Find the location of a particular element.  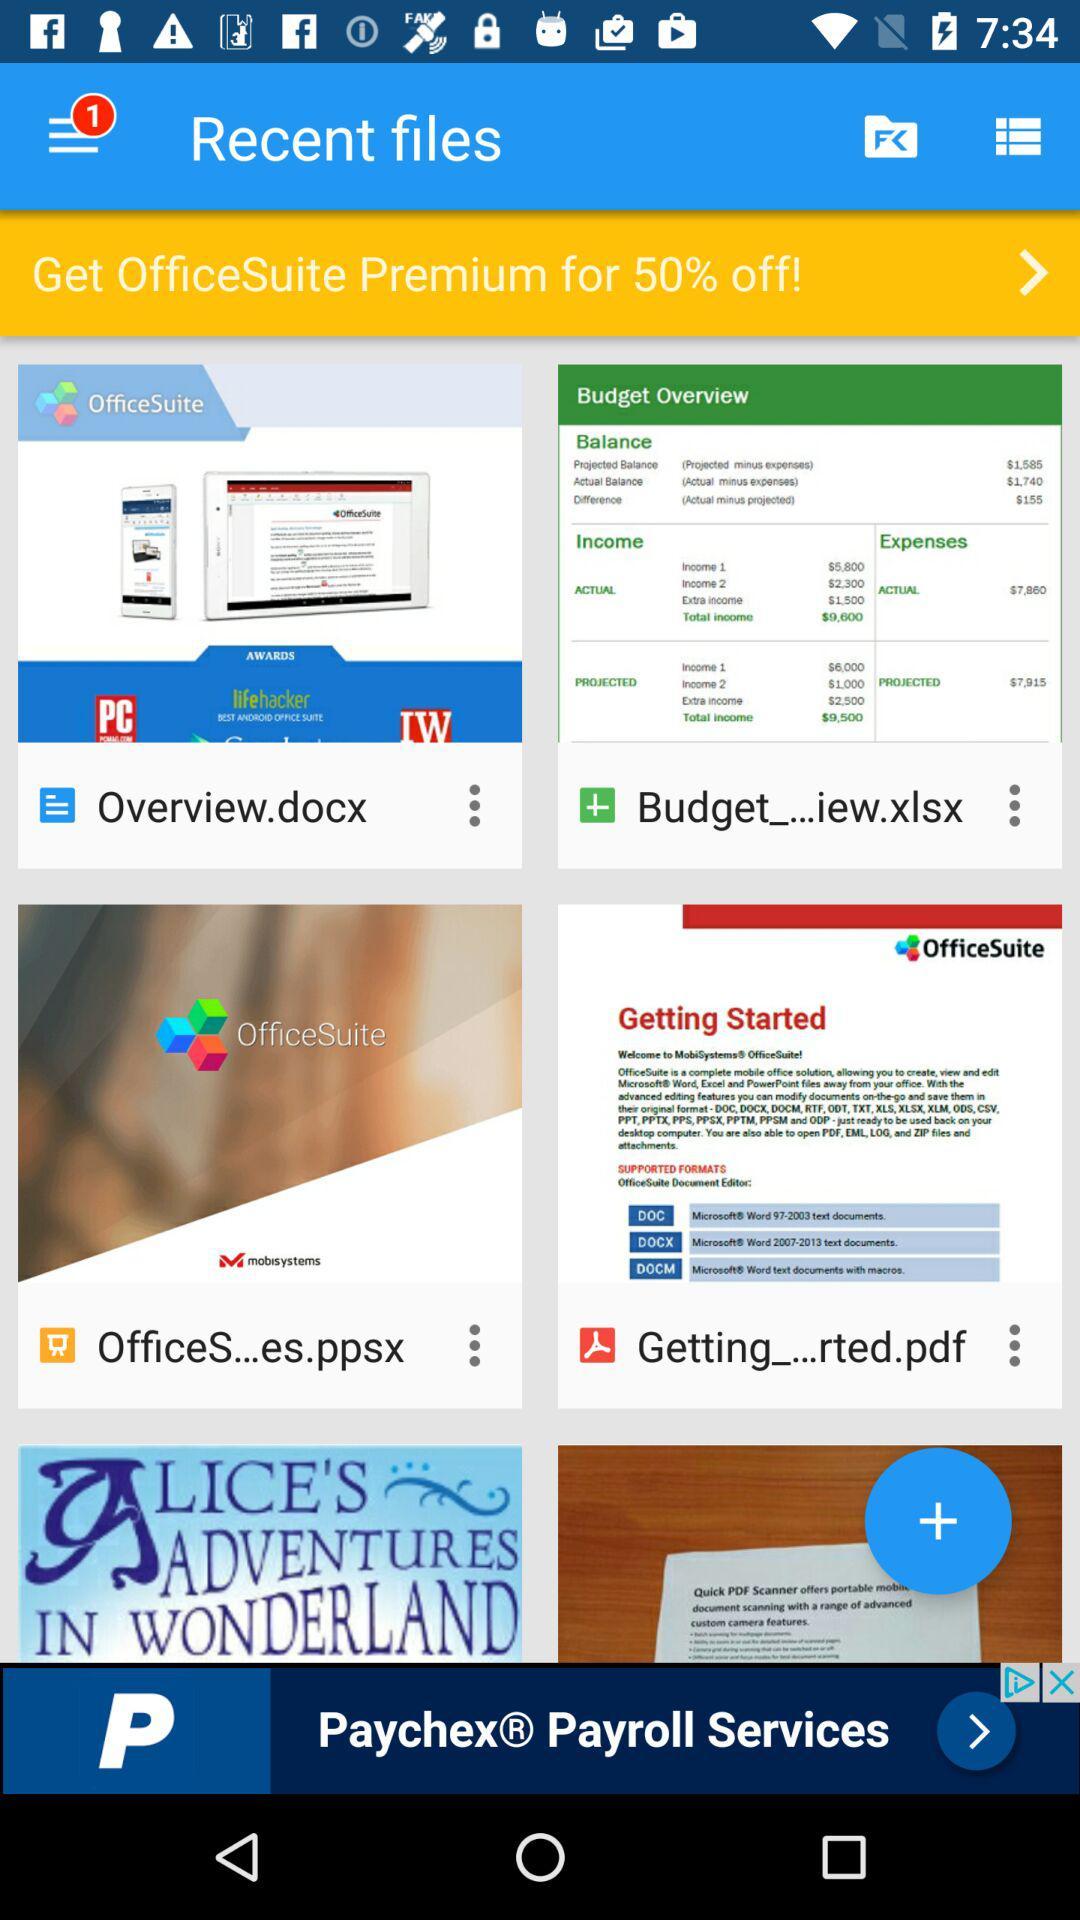

see options for this document is located at coordinates (1014, 1345).